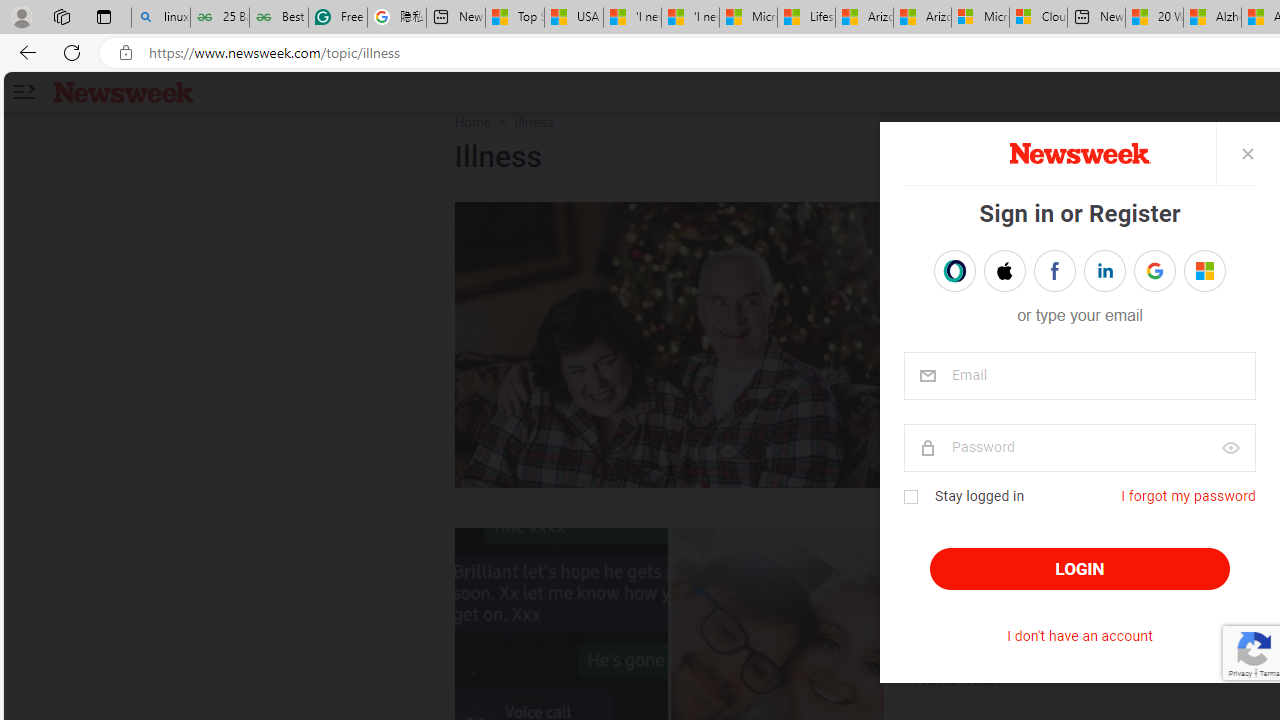 The height and width of the screenshot is (720, 1280). What do you see at coordinates (278, 17) in the screenshot?
I see `'Best SSL Certificates Provider in India - GeeksforGeeks'` at bounding box center [278, 17].